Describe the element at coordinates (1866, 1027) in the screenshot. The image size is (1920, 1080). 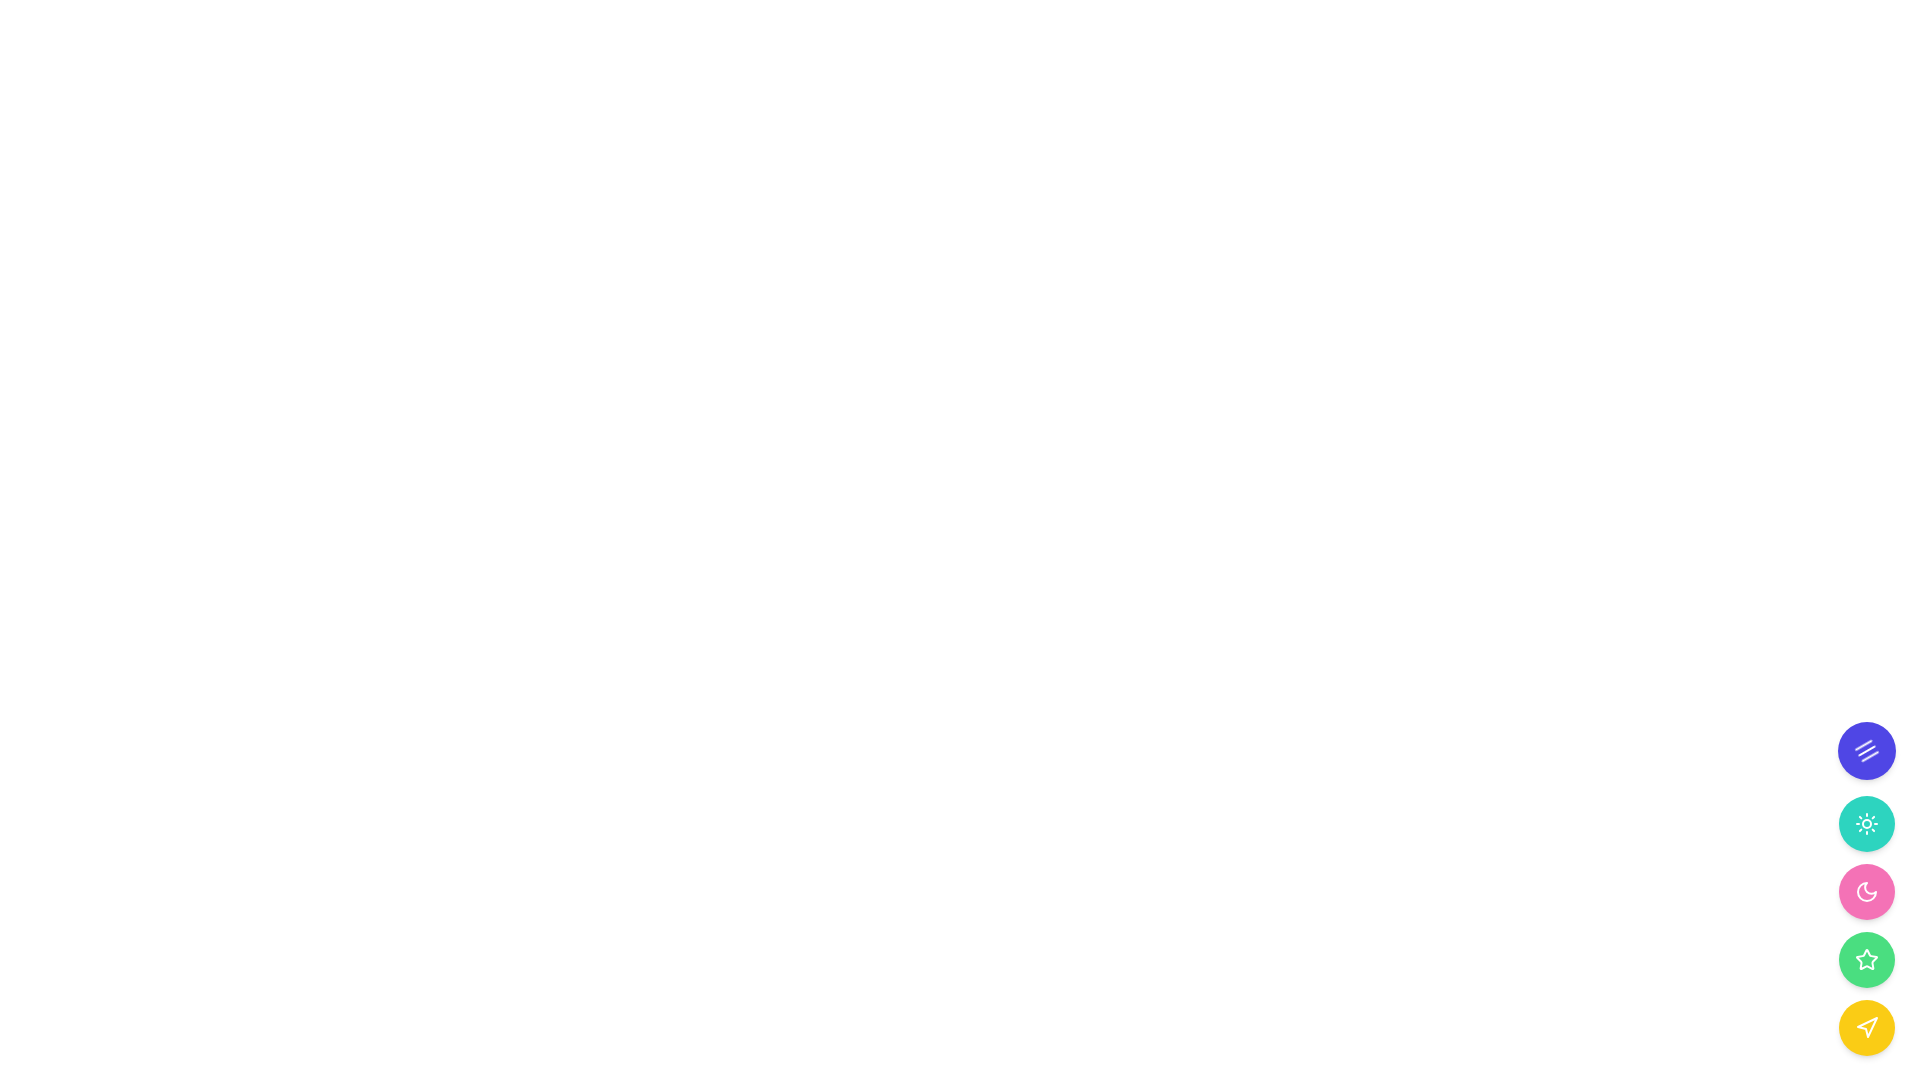
I see `the yellow circular button containing the navigation icon` at that location.